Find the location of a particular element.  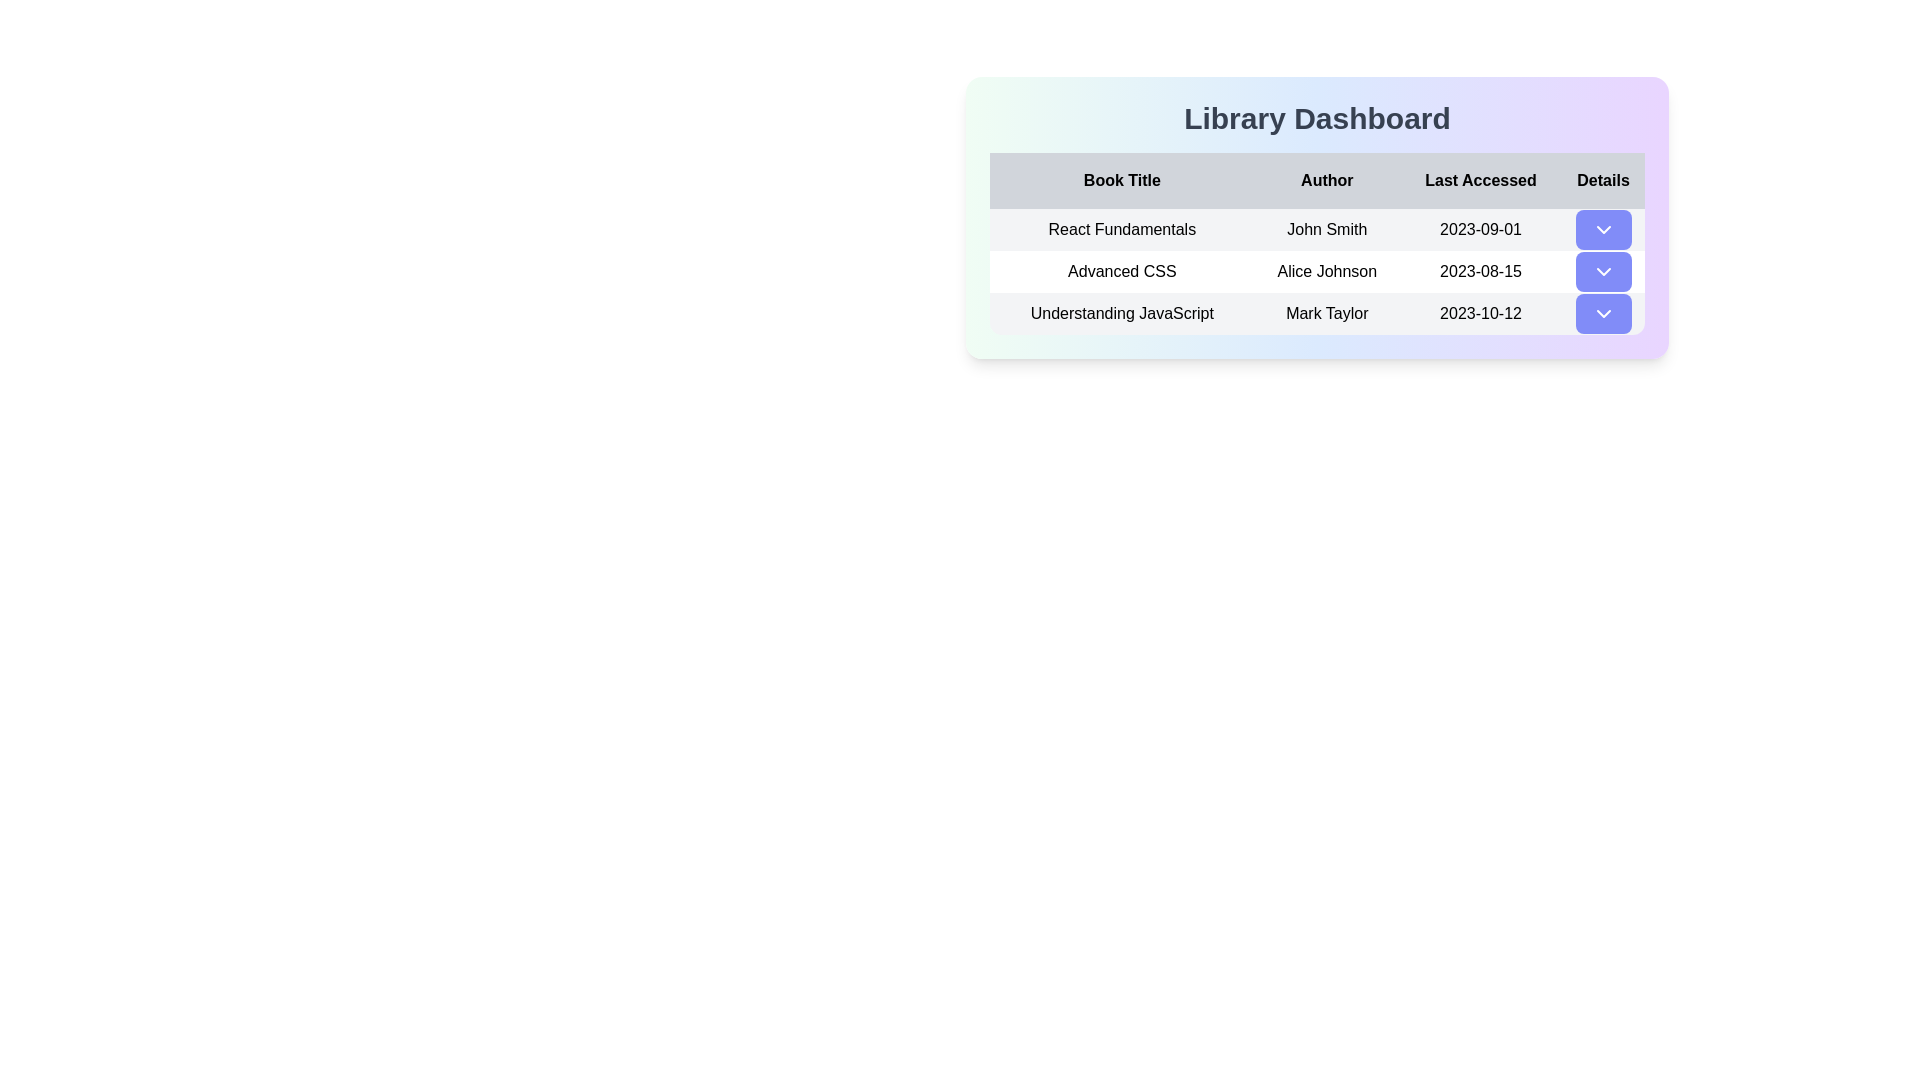

the downward-facing chevron icon within the button in the 'Details' column of the last row for the entry 'Understanding JavaScript' by Mark Taylor is located at coordinates (1603, 313).